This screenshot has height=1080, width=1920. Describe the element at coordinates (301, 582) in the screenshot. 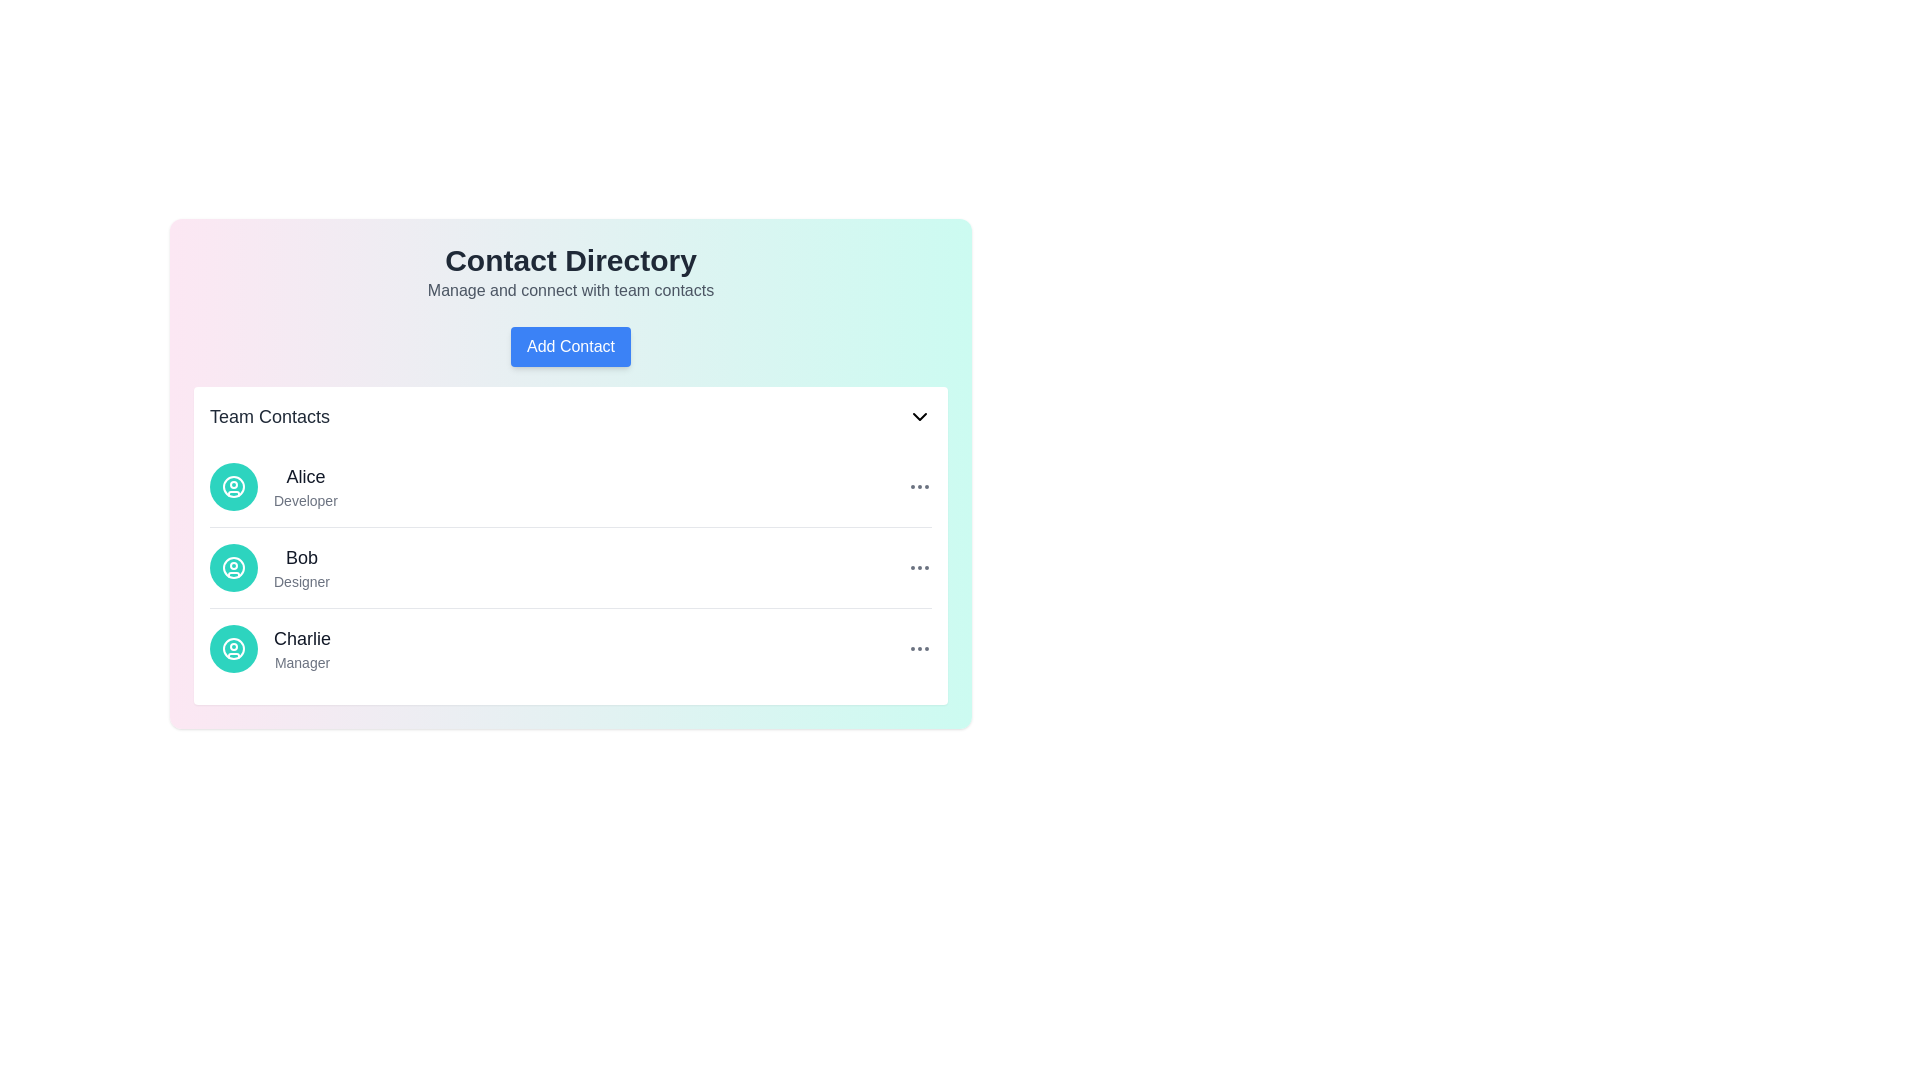

I see `the text label indicating the role or title associated with the user 'Bob', which is located directly under 'Bob' in the 'Team Contacts' list` at that location.